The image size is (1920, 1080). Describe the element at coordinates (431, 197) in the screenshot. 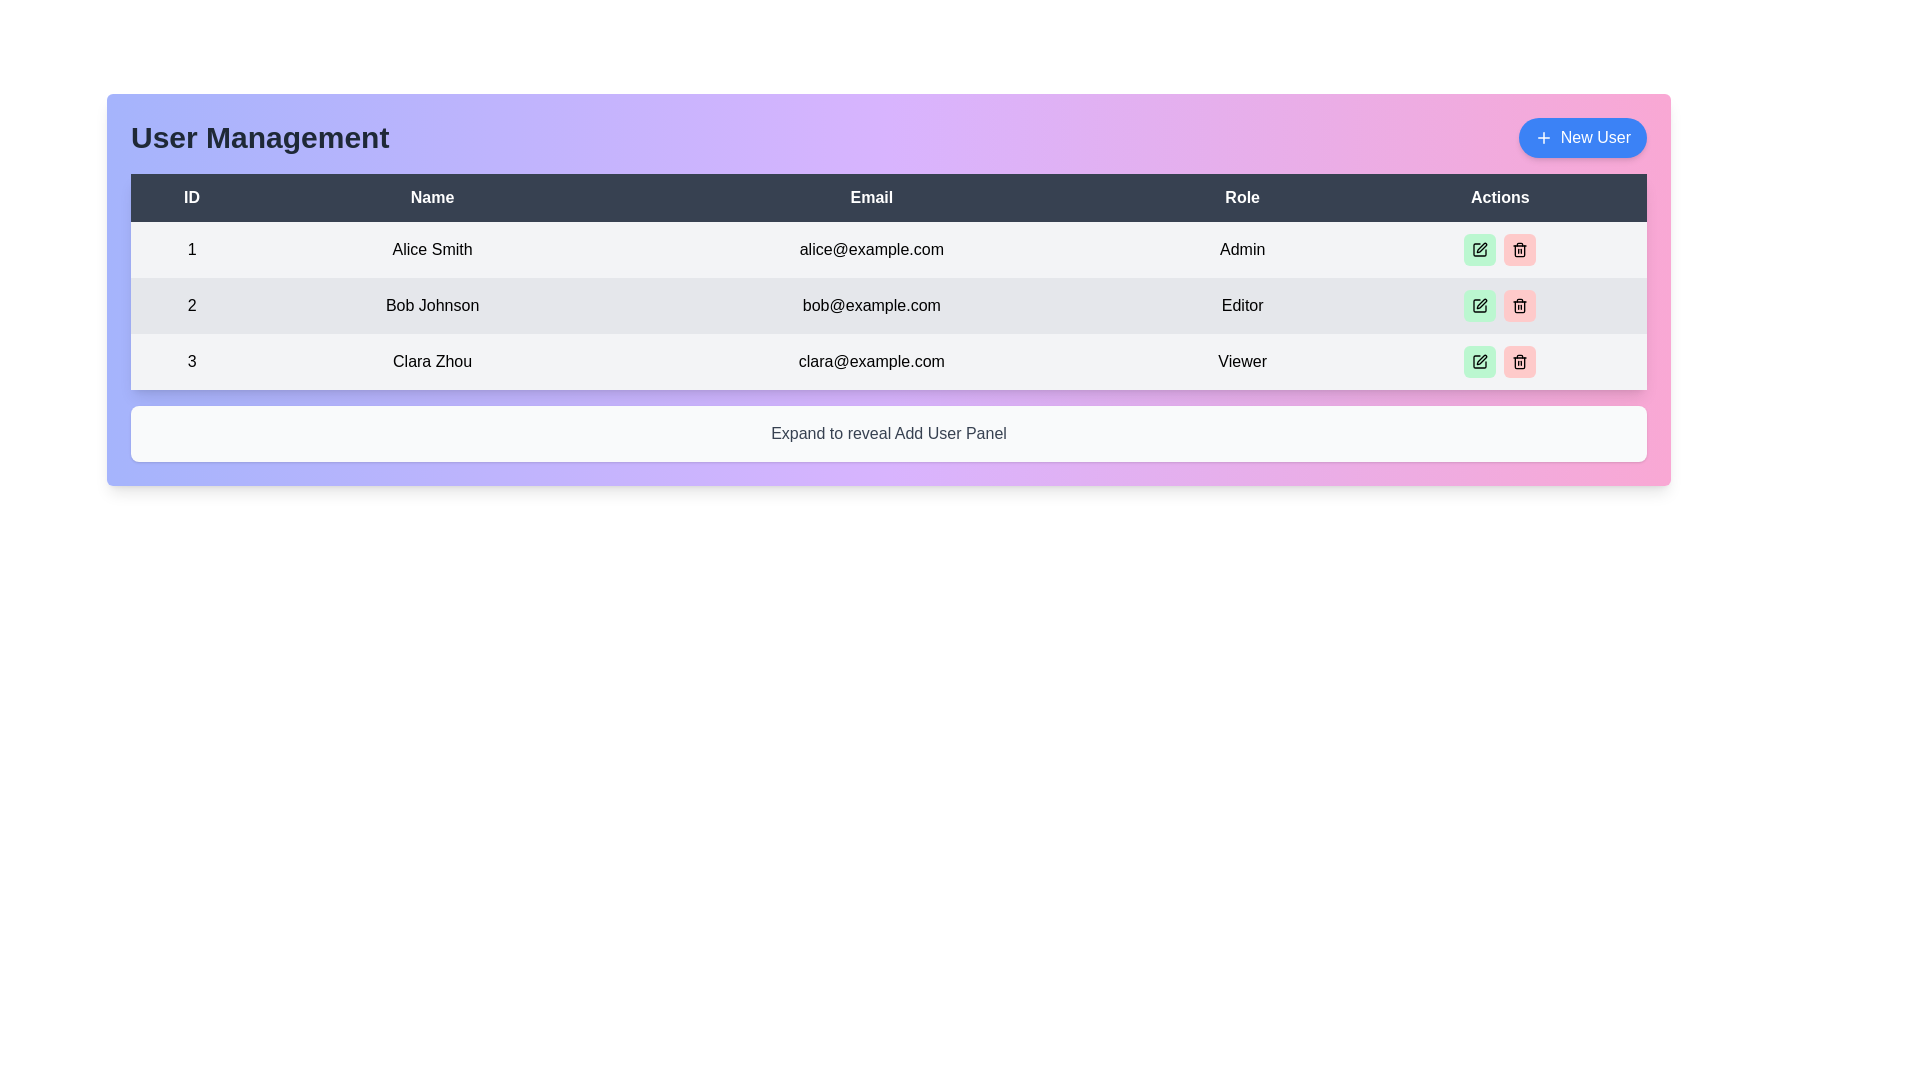

I see `text 'Name' from the header of the 'Name' column in the data table, which is located in the second column of the table header, between the 'ID' and 'Email' columns` at that location.